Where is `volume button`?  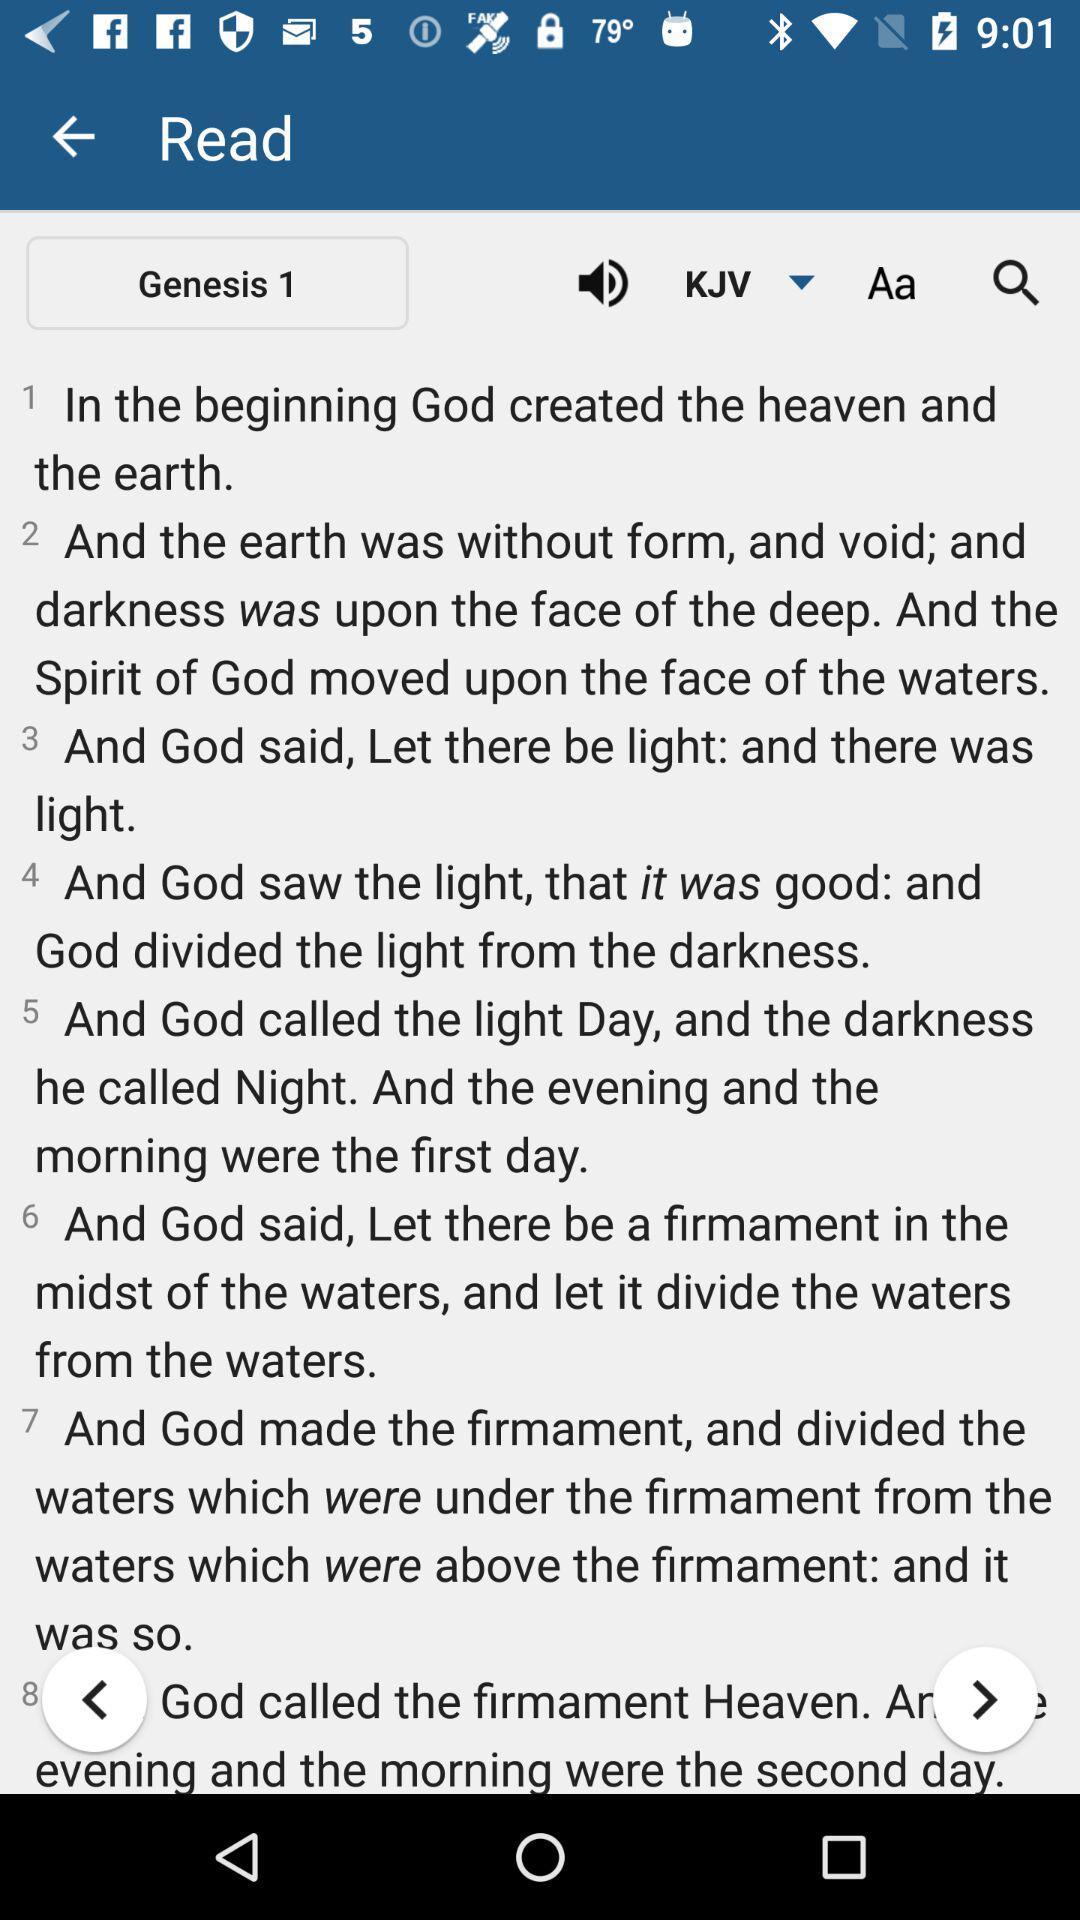
volume button is located at coordinates (602, 282).